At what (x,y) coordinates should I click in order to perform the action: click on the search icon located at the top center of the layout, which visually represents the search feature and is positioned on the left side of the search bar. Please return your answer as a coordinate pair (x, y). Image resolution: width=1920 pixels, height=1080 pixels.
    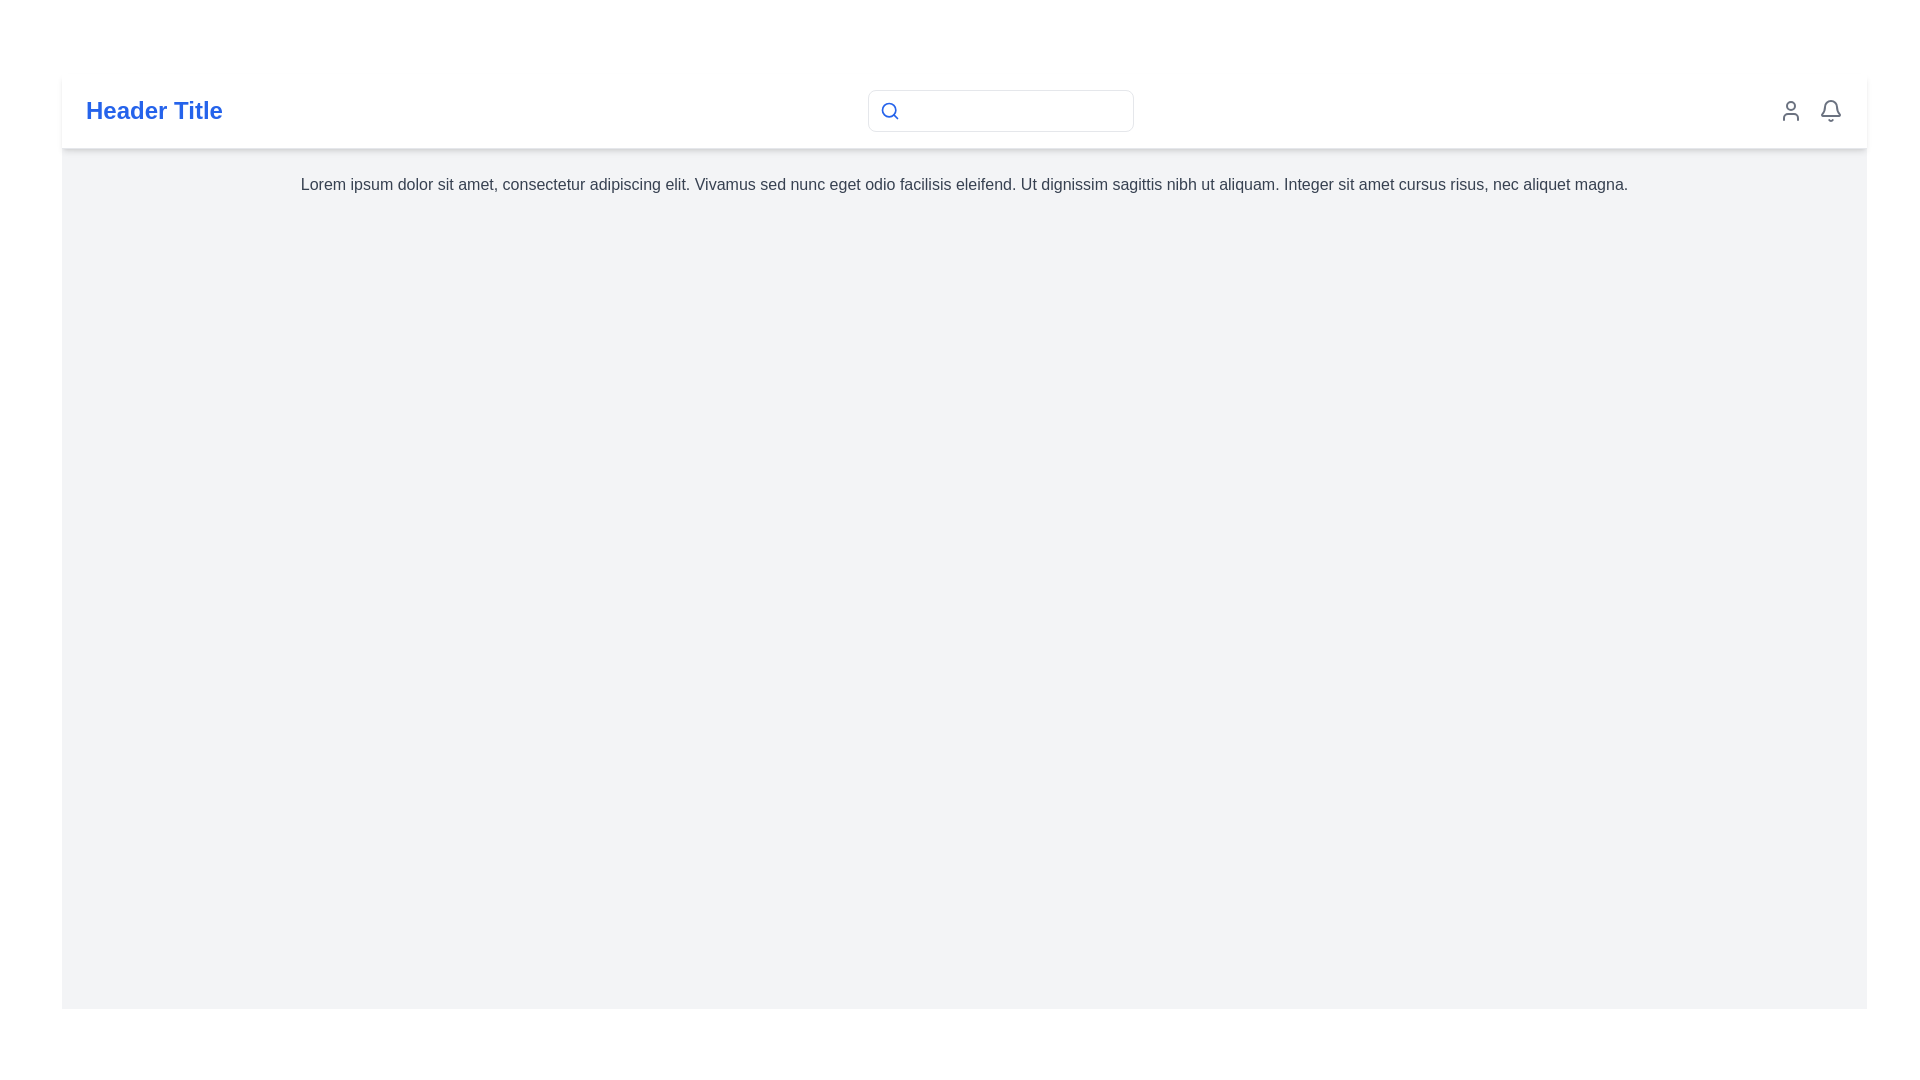
    Looking at the image, I should click on (888, 111).